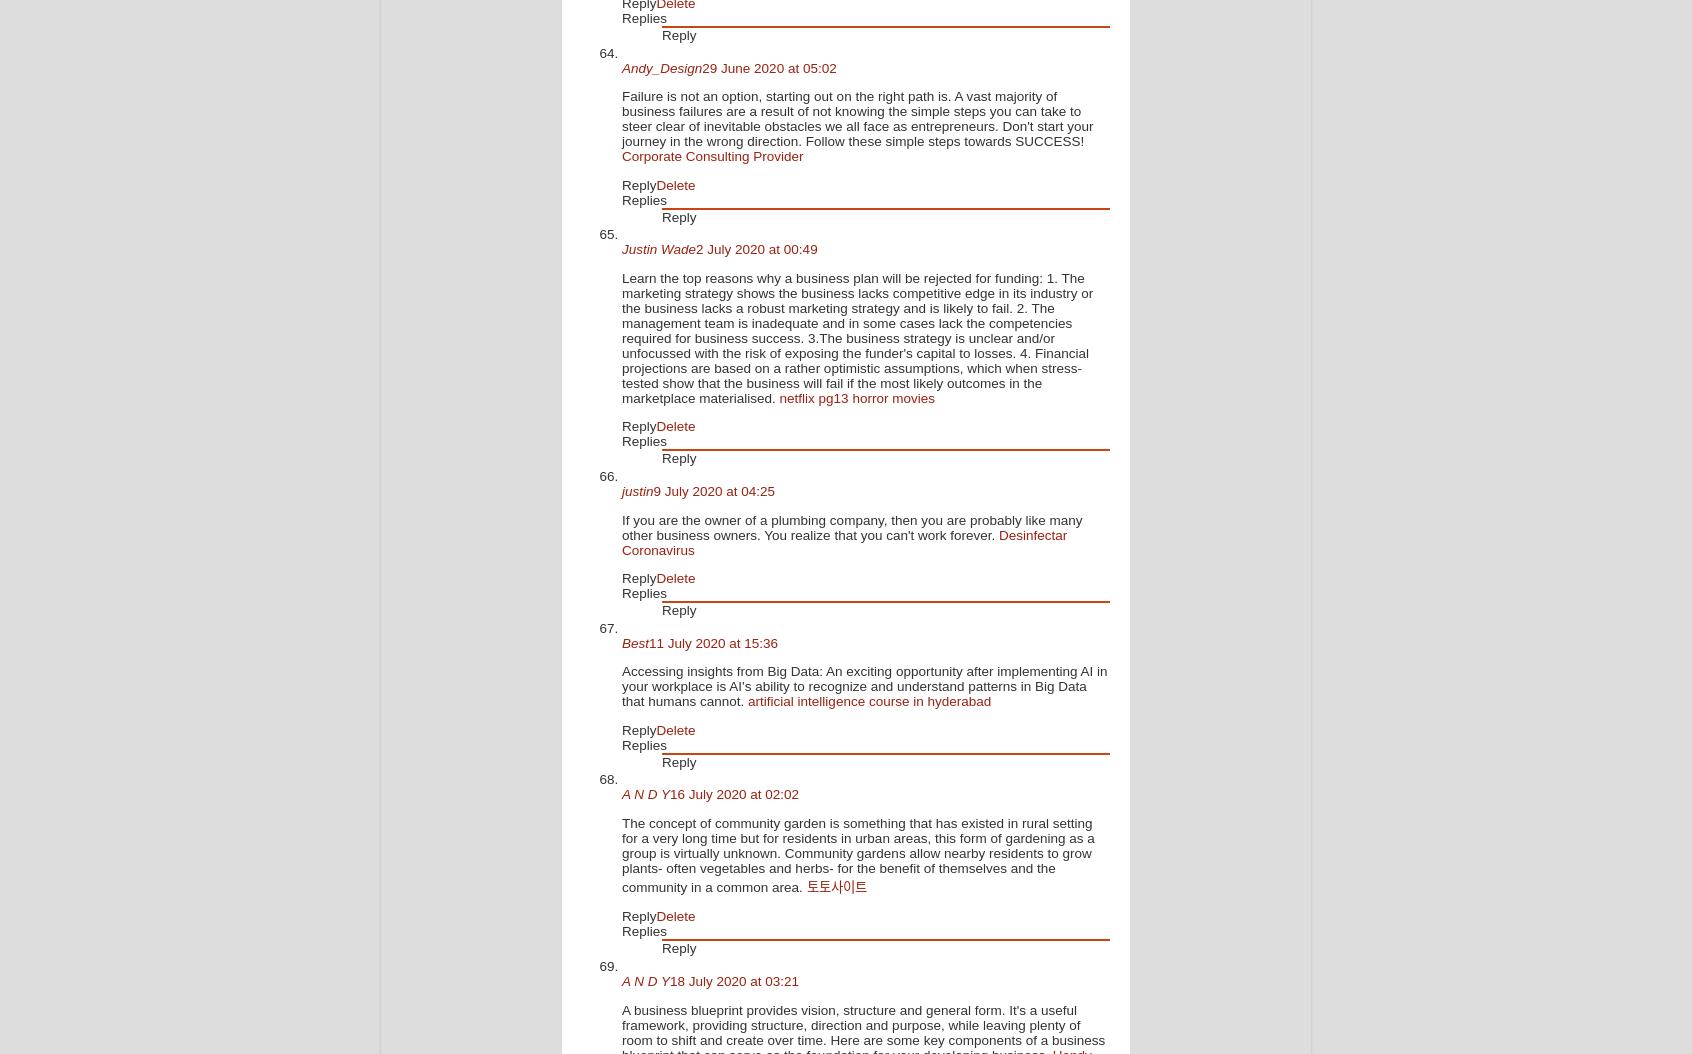 This screenshot has width=1692, height=1054. Describe the element at coordinates (856, 118) in the screenshot. I see `'Failure is not an option, starting out on the right path is. A vast majority of business failures are a result of not knowing the simple steps you can take to steer clear of inevitable obstacles we all face as entrepreneurs. Don't start your journey in the wrong direction. Follow these simple steps towards SUCCESS!'` at that location.